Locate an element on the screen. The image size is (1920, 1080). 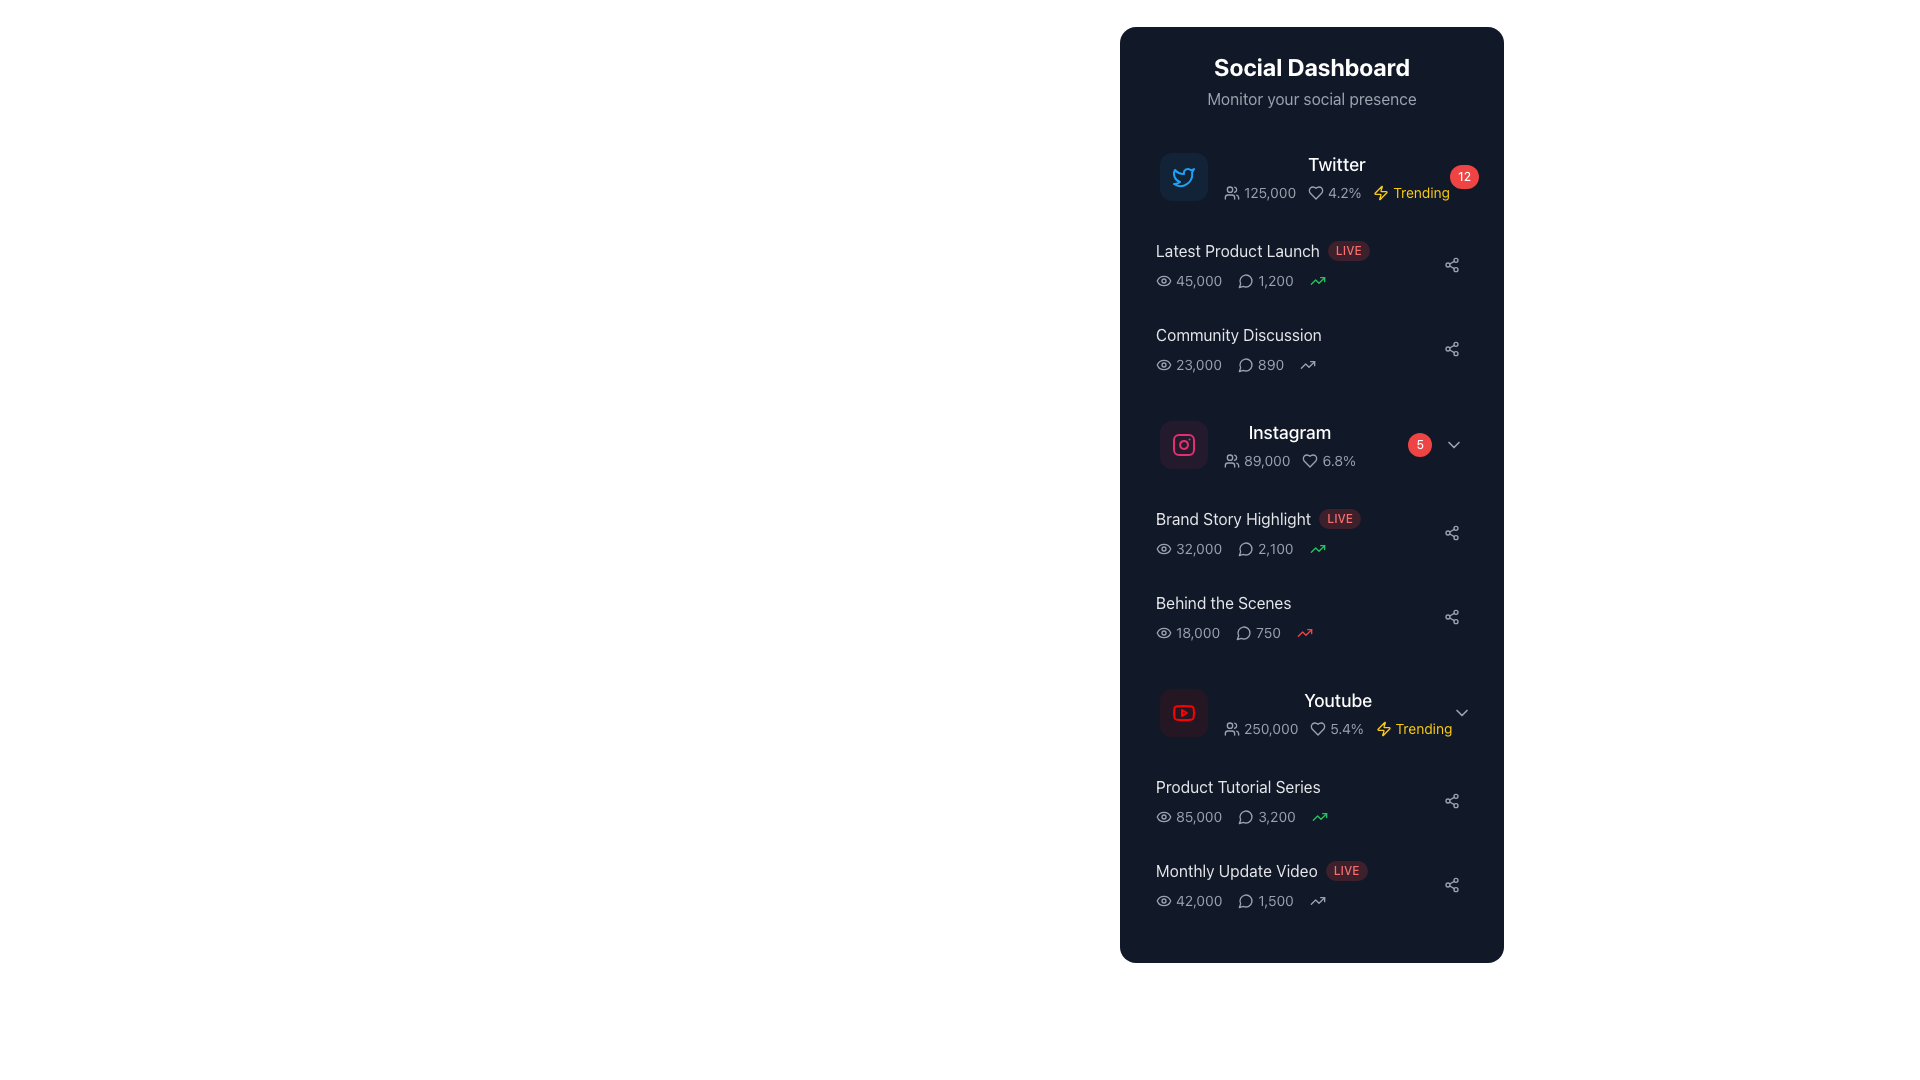
the view metrics icon located to the immediate left of the text '85,000' in the 'Product Tutorial Series' section, which visually represents the number of views is located at coordinates (1163, 817).